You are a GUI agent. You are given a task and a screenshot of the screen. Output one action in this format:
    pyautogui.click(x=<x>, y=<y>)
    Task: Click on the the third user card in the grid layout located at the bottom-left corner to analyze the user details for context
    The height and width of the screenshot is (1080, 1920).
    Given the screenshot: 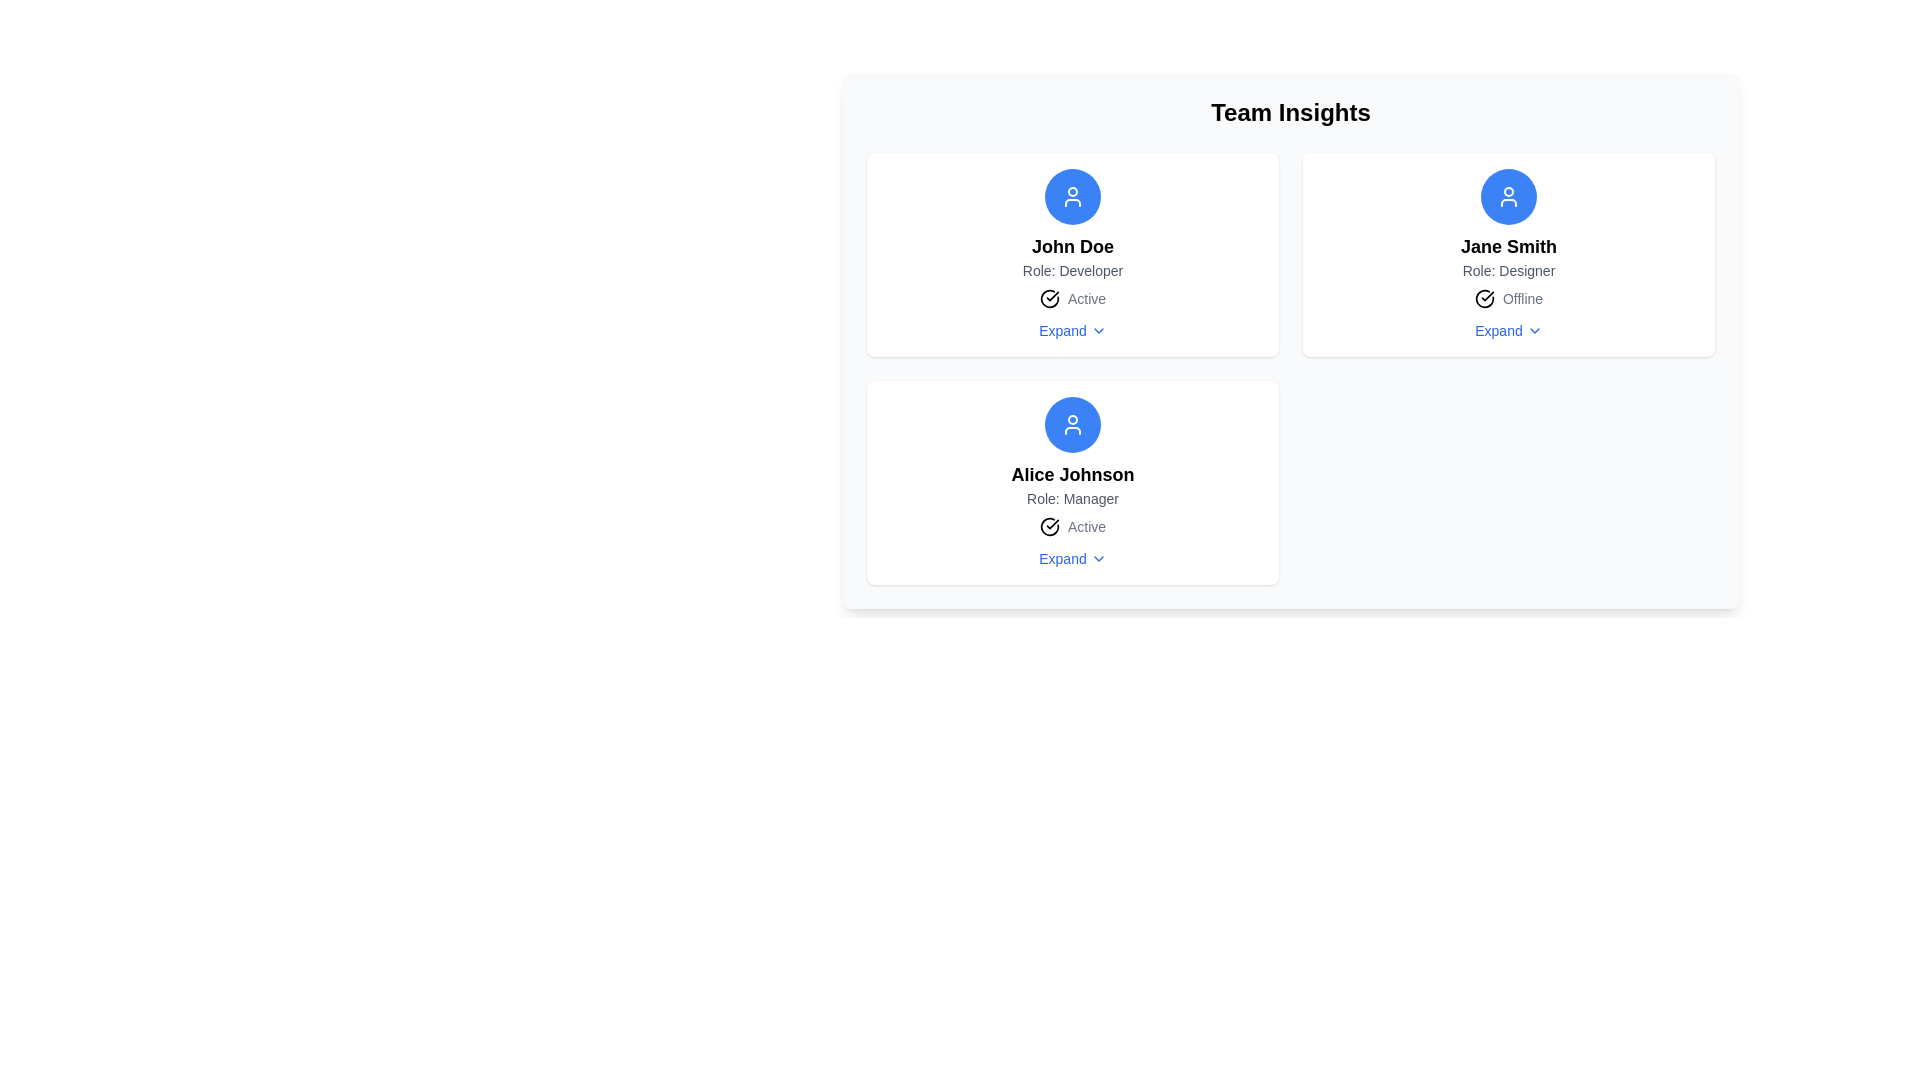 What is the action you would take?
    pyautogui.click(x=1072, y=482)
    